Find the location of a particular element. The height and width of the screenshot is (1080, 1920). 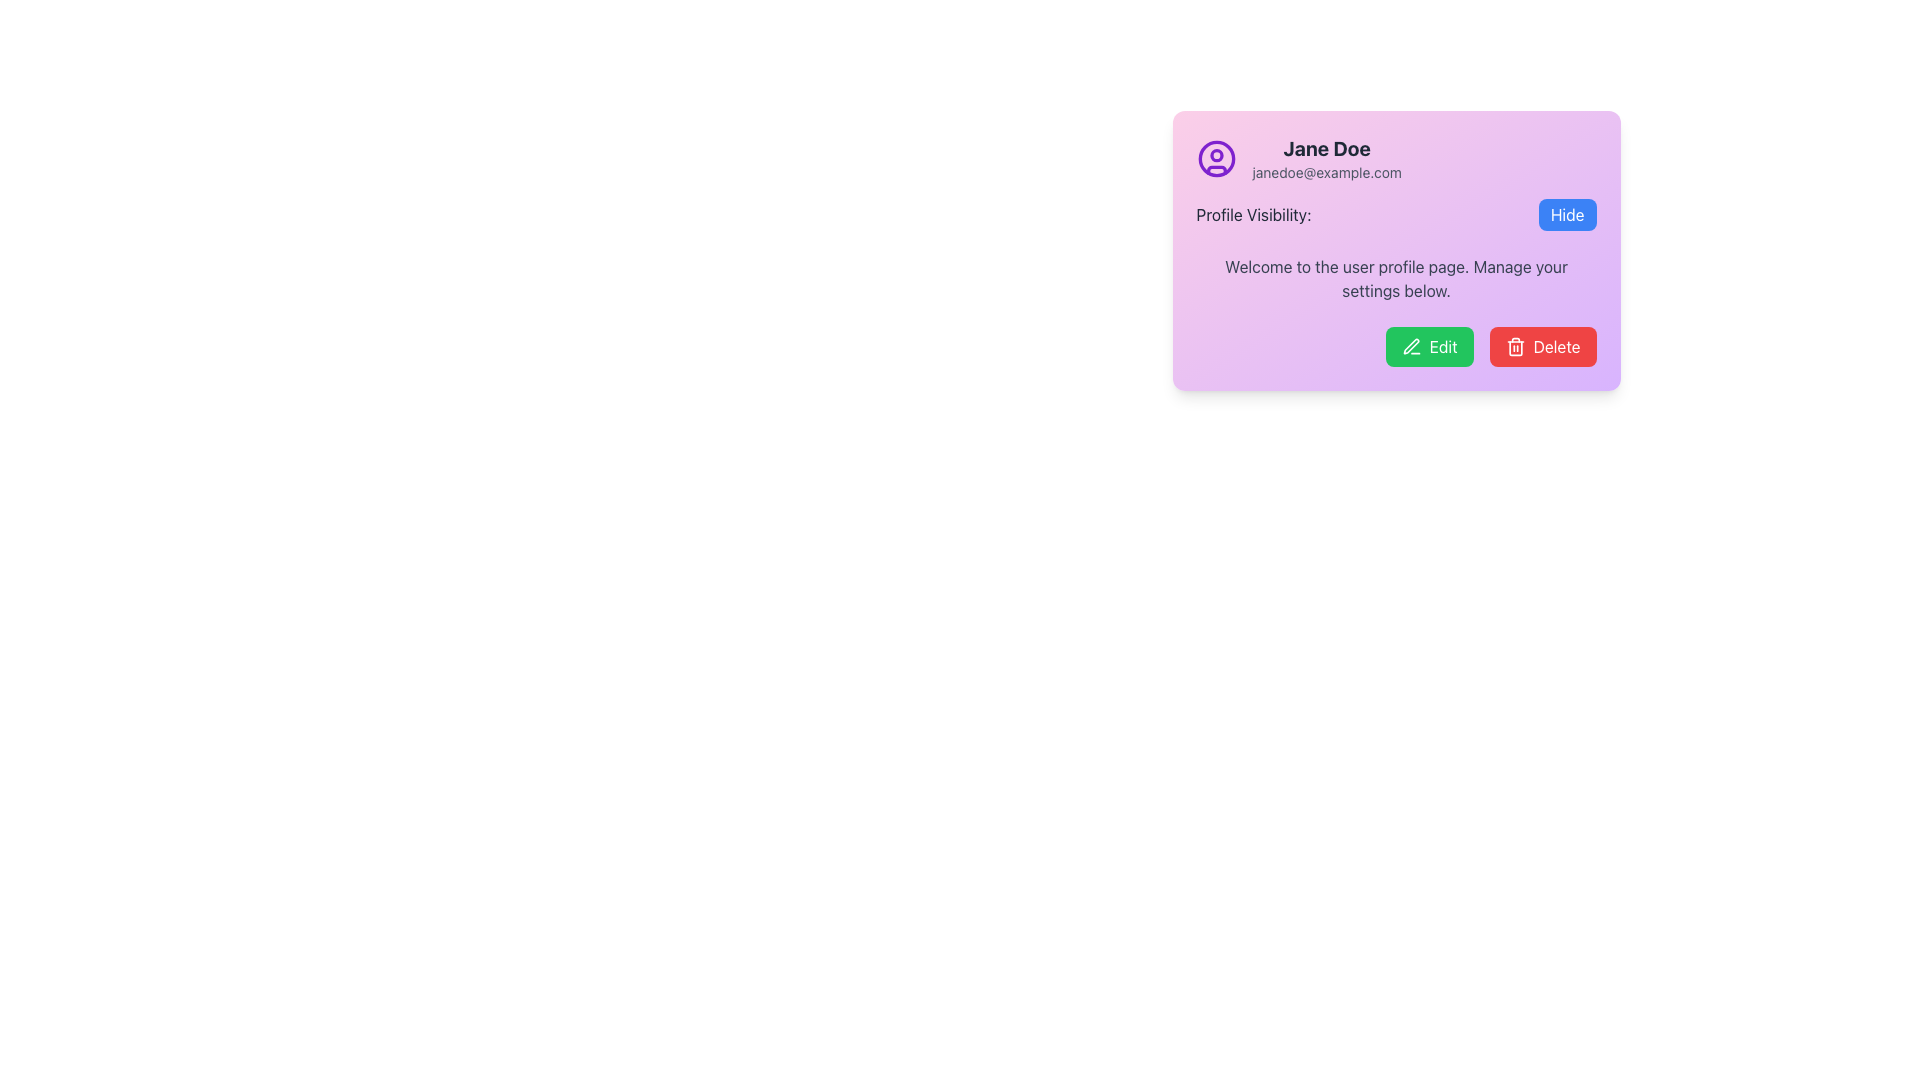

the 'Edit' icon which visually represents the 'Edit' action, located to the left of the text label 'Edit' is located at coordinates (1410, 346).